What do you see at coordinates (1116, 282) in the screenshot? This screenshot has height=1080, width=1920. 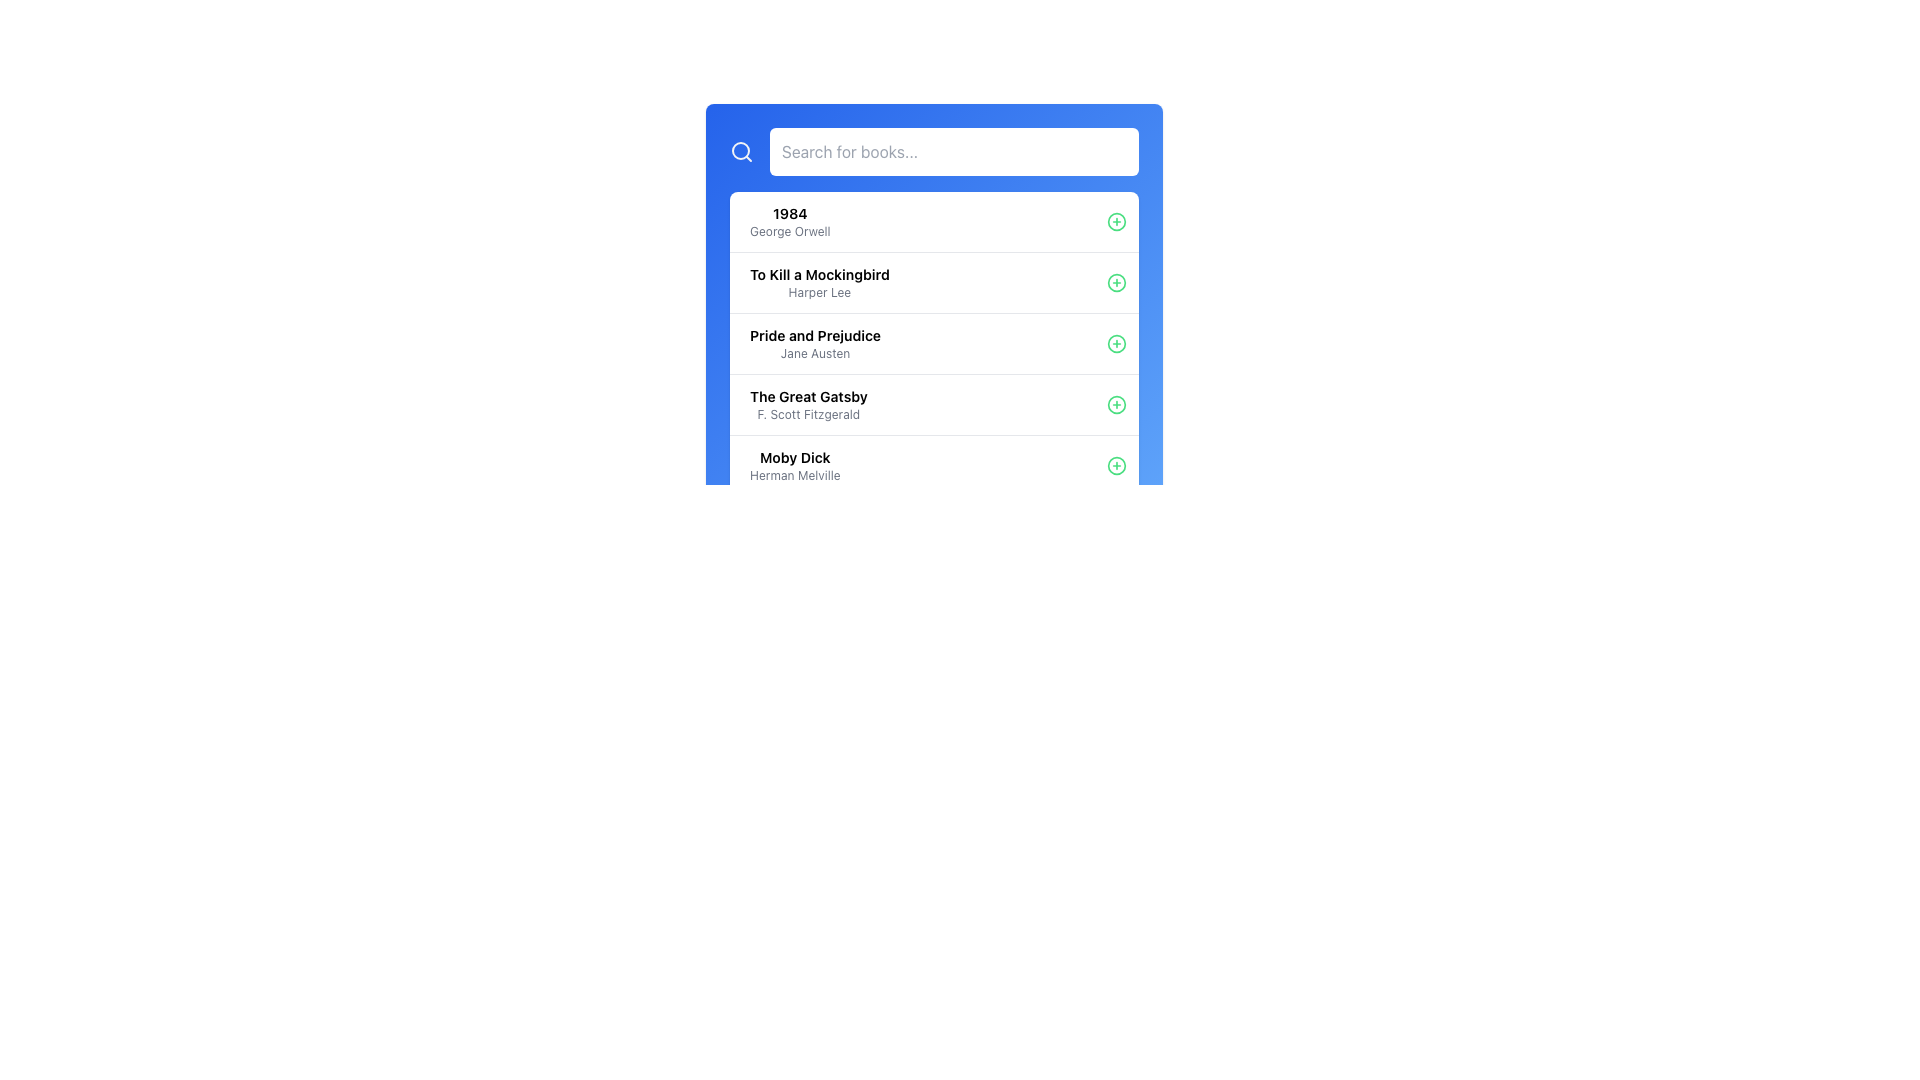 I see `the SVG Circle with a green border located to the right of the book title 'To Kill a Mockingbird'` at bounding box center [1116, 282].